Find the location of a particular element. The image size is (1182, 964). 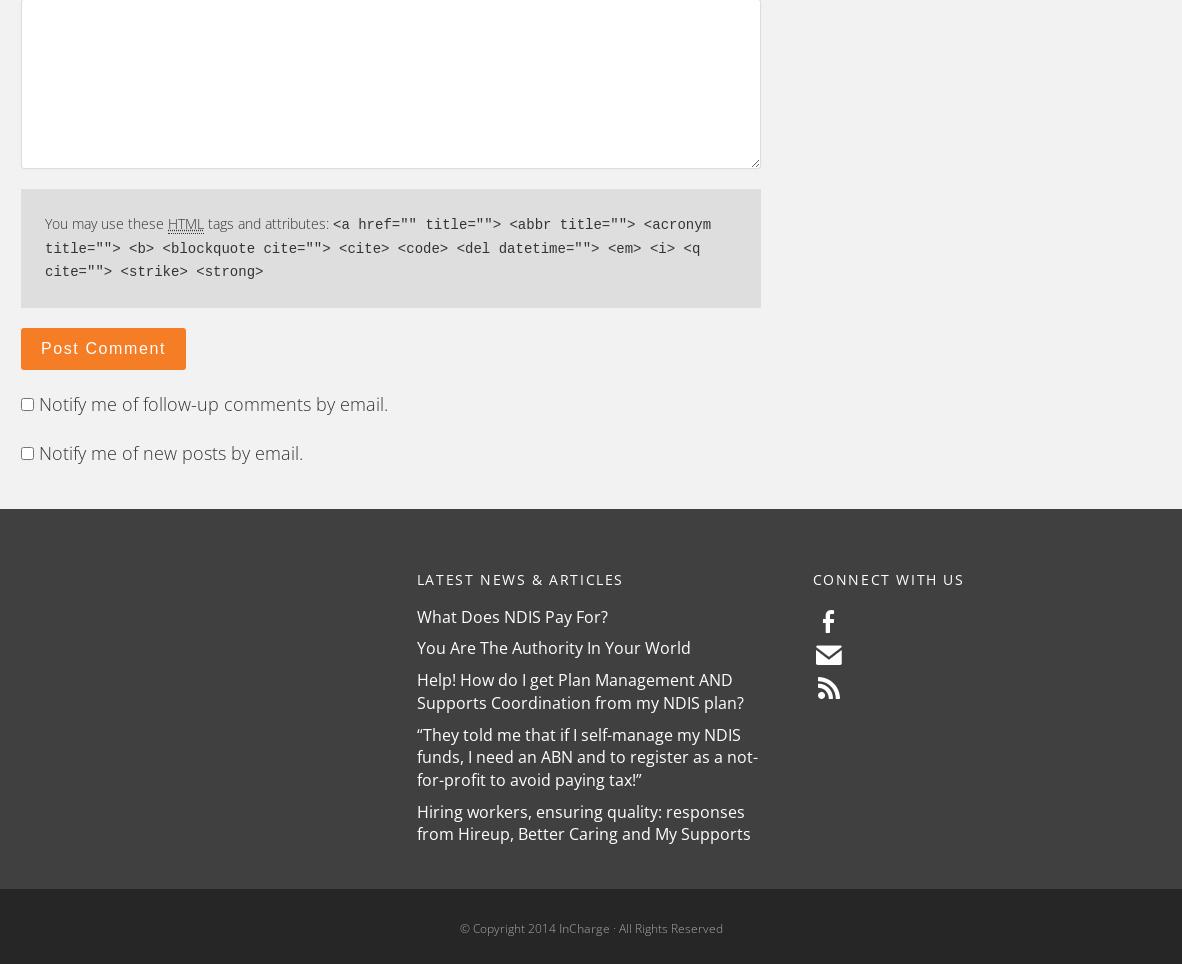

'· All Rights Reserved' is located at coordinates (664, 928).